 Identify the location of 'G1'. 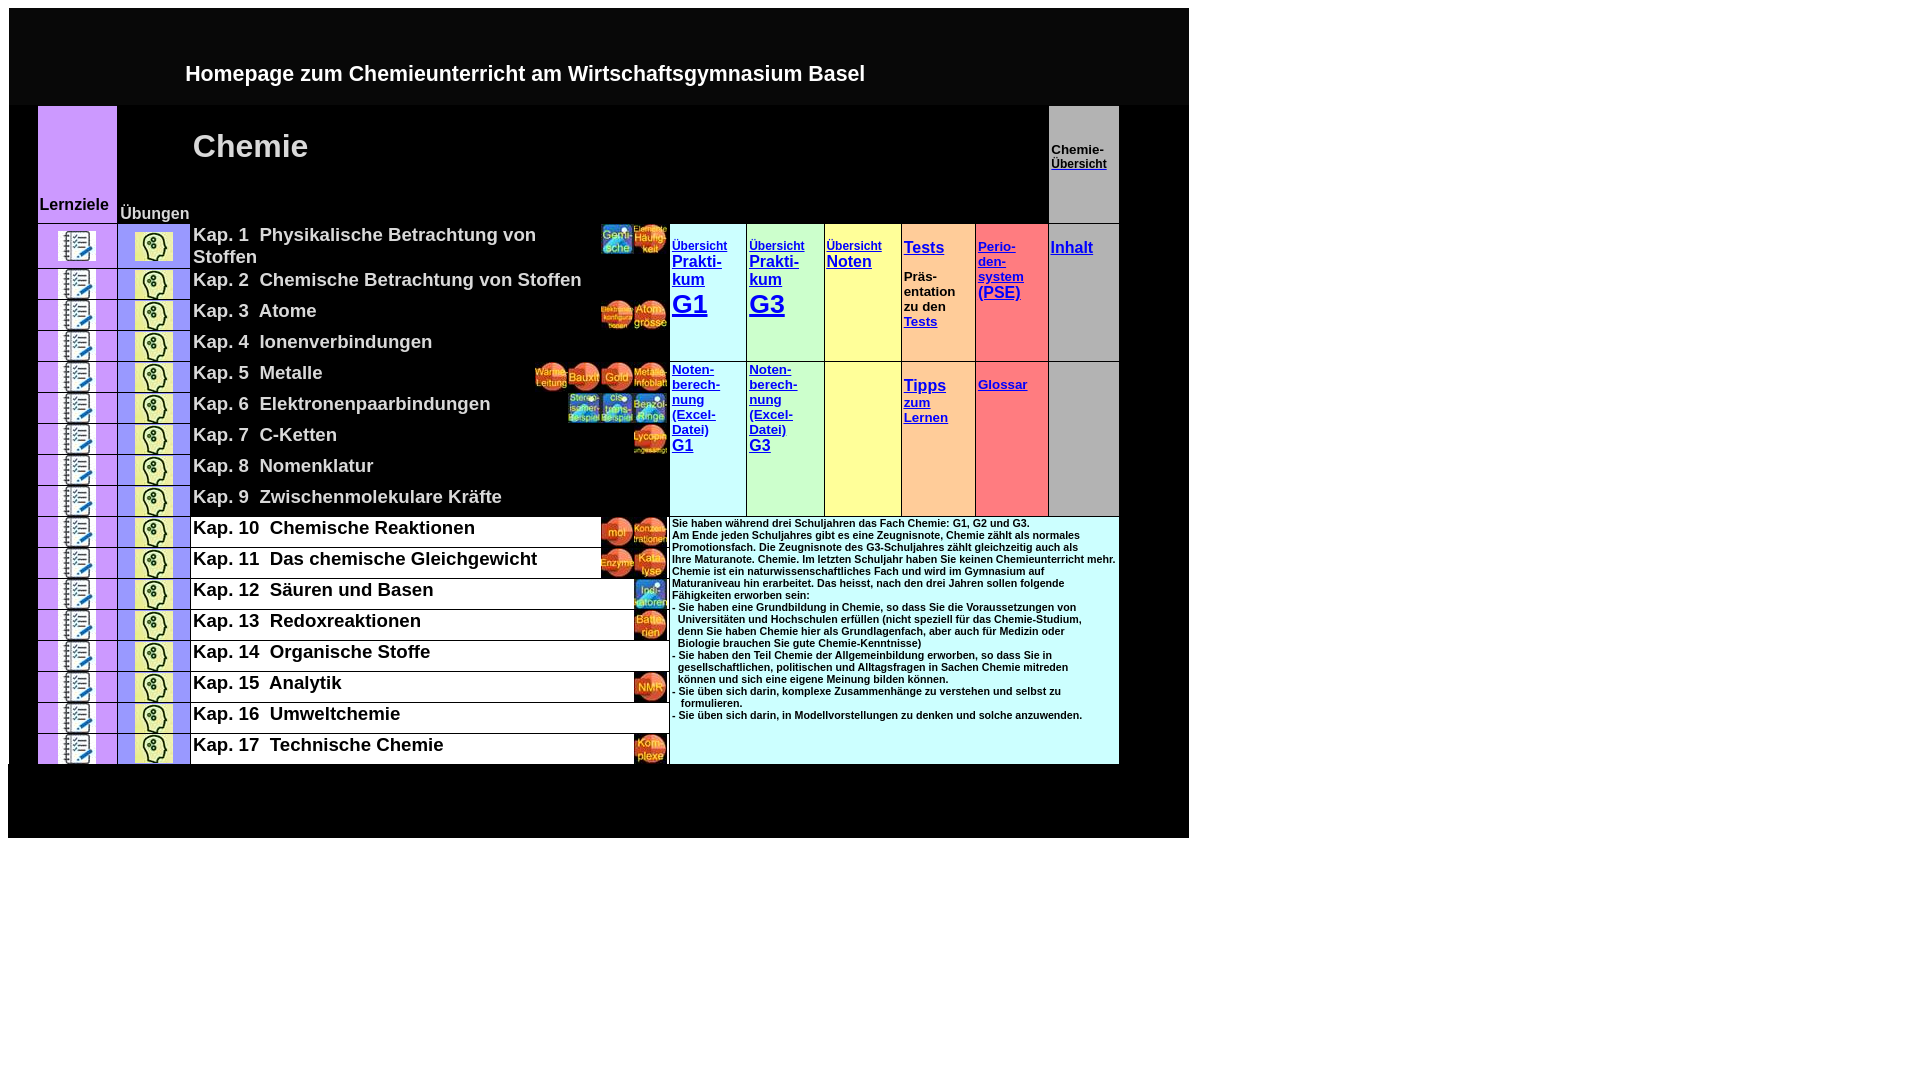
(690, 304).